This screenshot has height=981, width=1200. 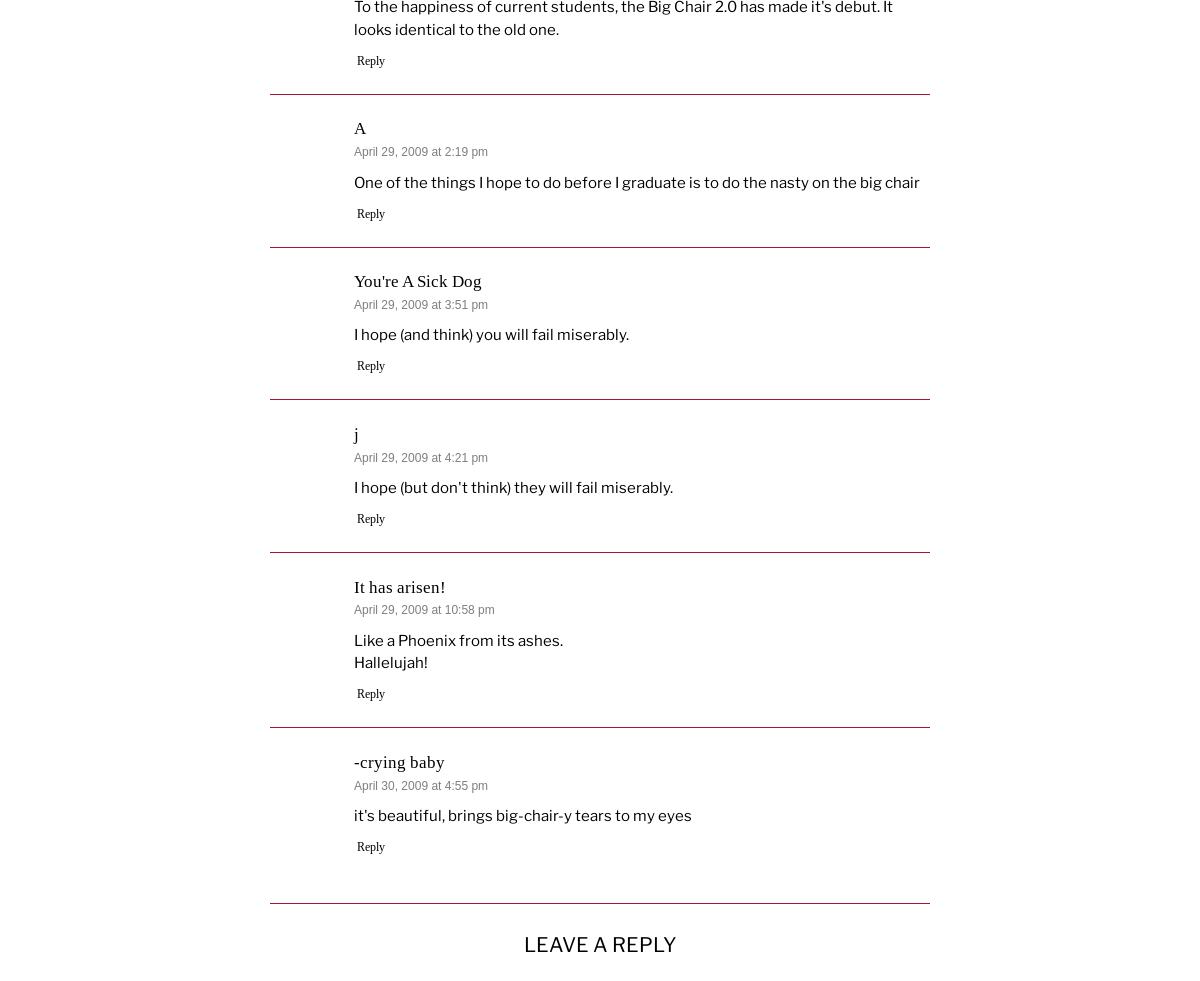 I want to click on 'April 29, 2009 at 10:58 pm', so click(x=423, y=609).